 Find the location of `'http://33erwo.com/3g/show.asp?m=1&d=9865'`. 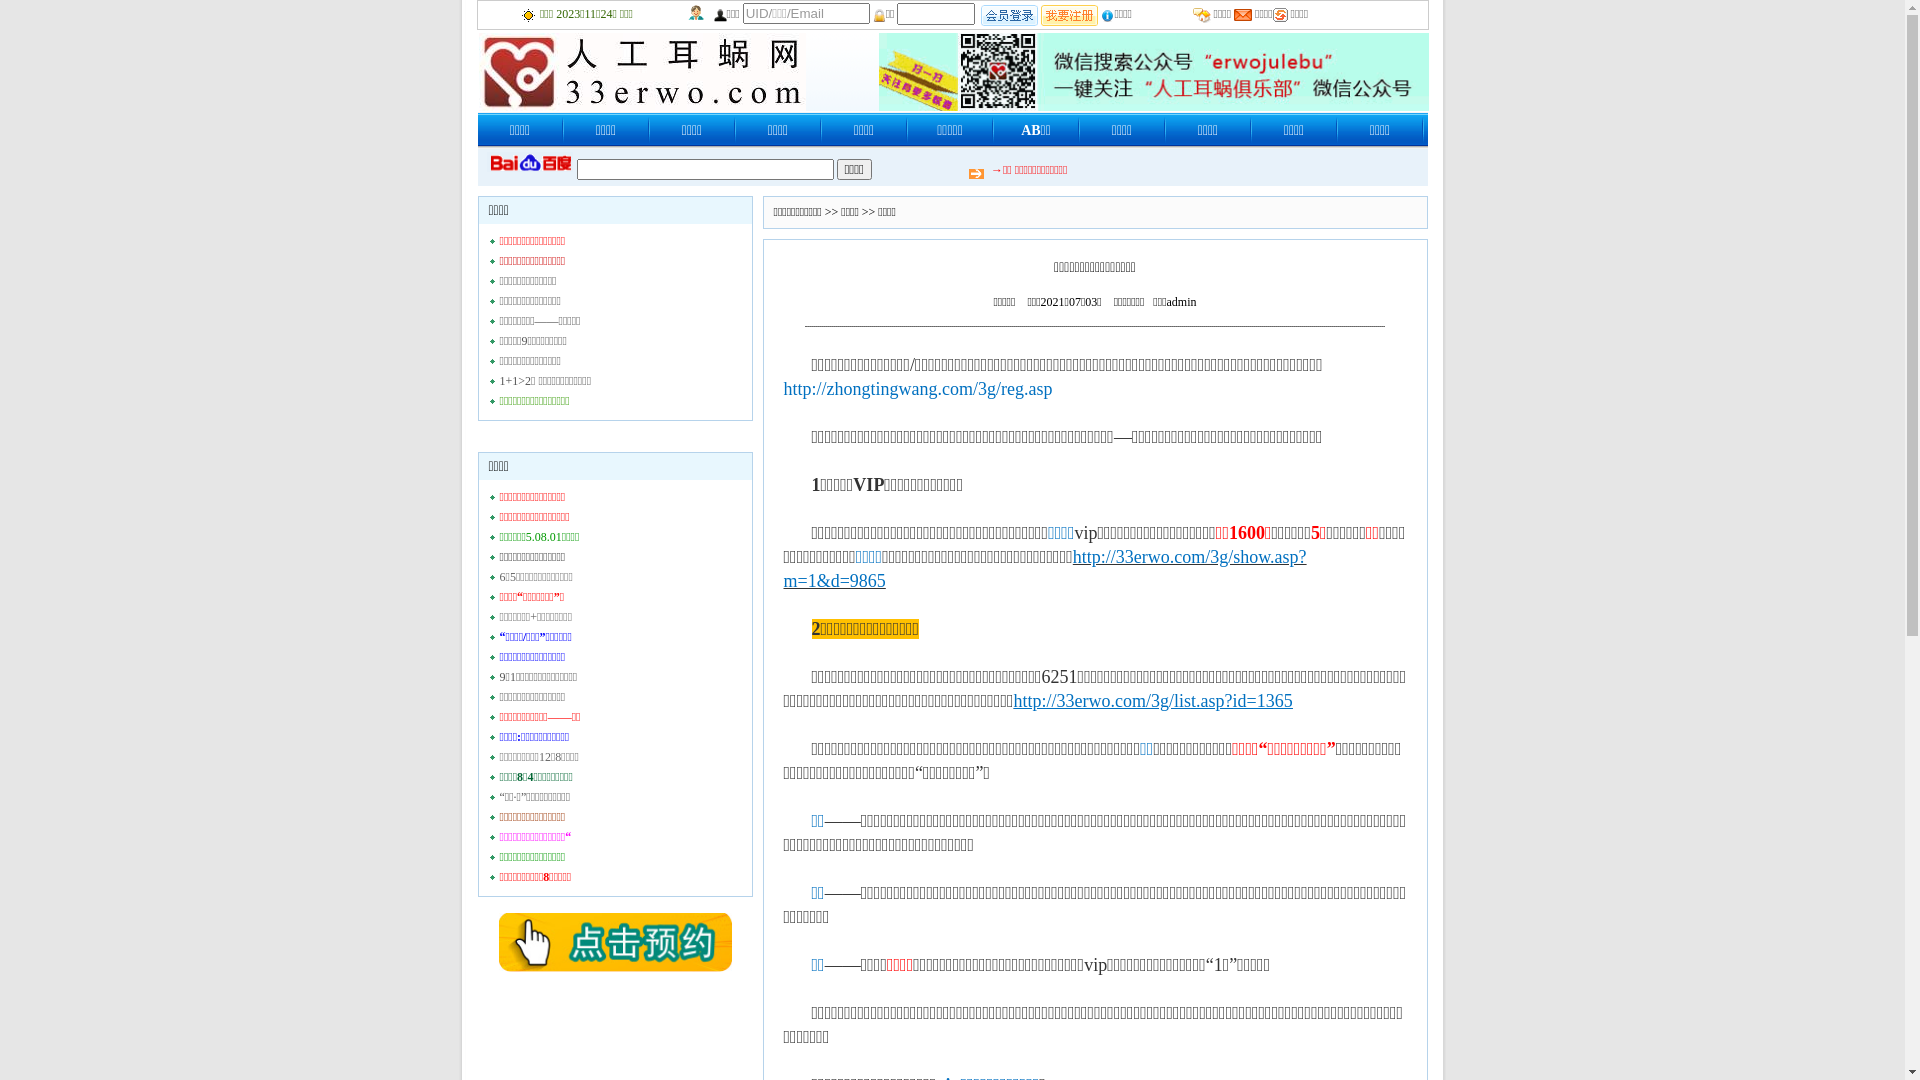

'http://33erwo.com/3g/show.asp?m=1&d=9865' is located at coordinates (1044, 567).